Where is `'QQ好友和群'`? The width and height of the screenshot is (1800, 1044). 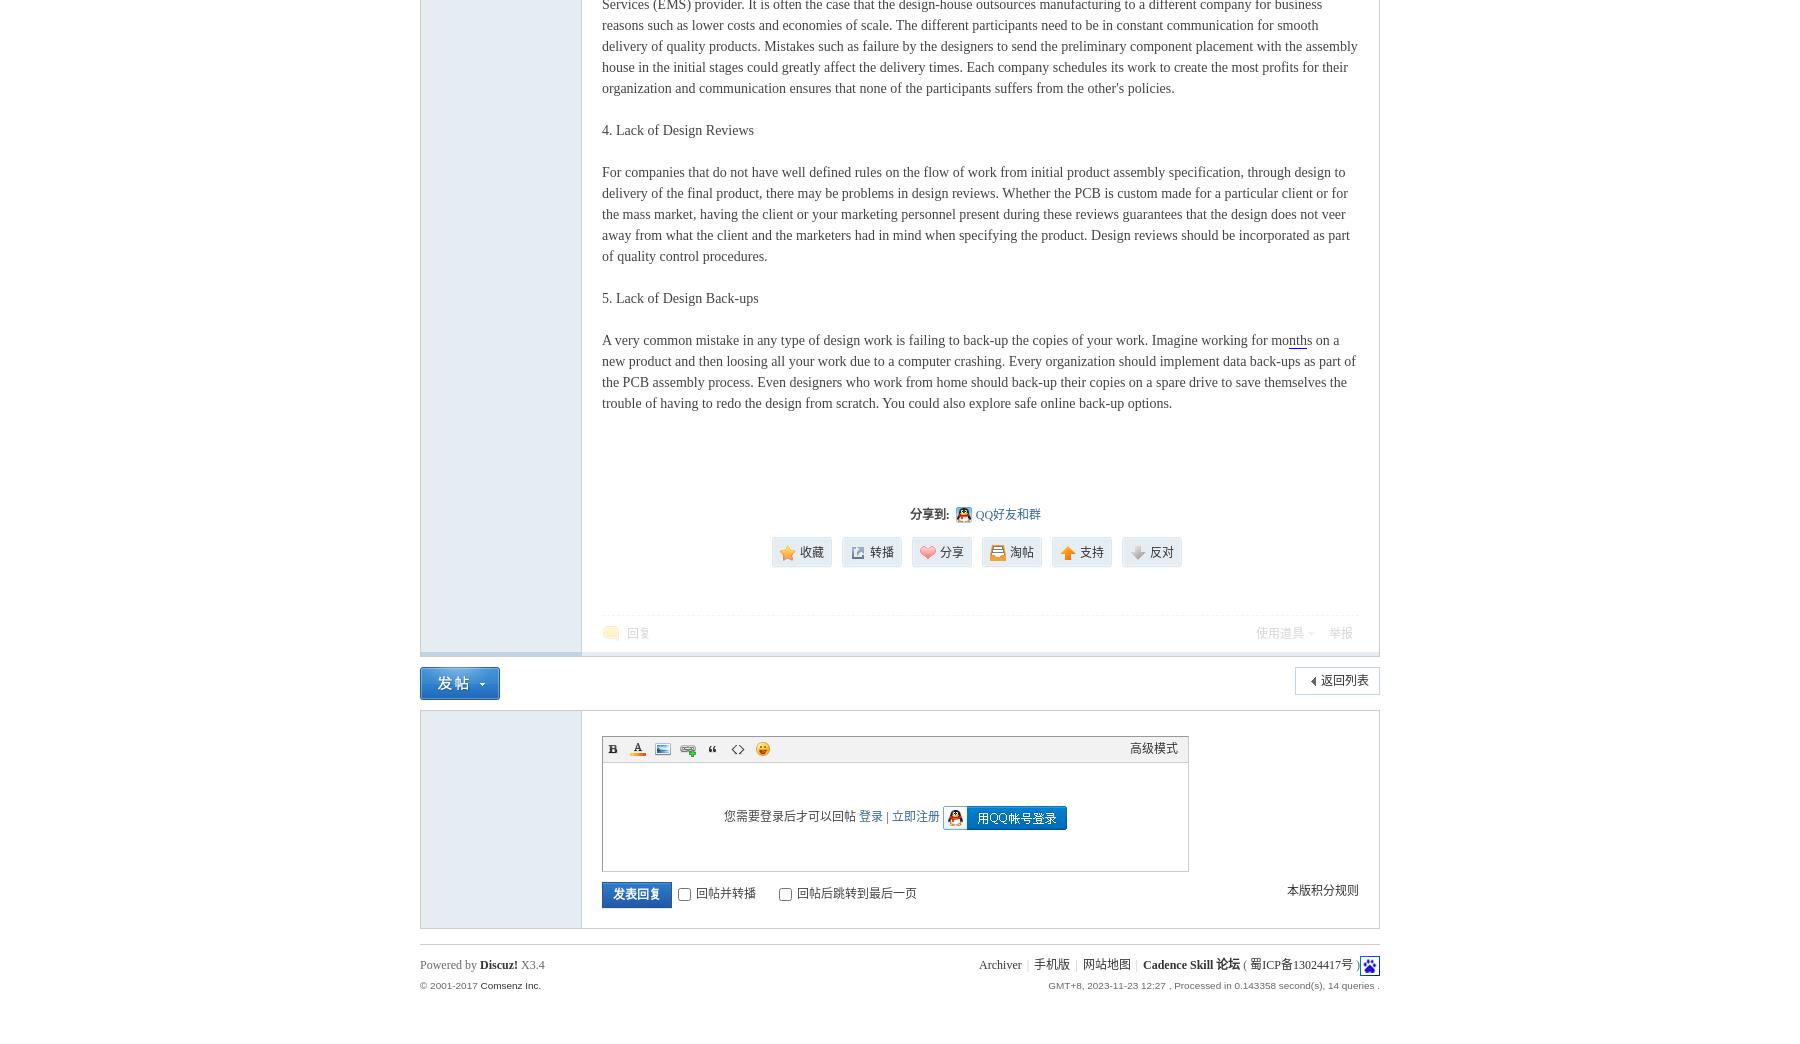
'QQ好友和群' is located at coordinates (1007, 515).